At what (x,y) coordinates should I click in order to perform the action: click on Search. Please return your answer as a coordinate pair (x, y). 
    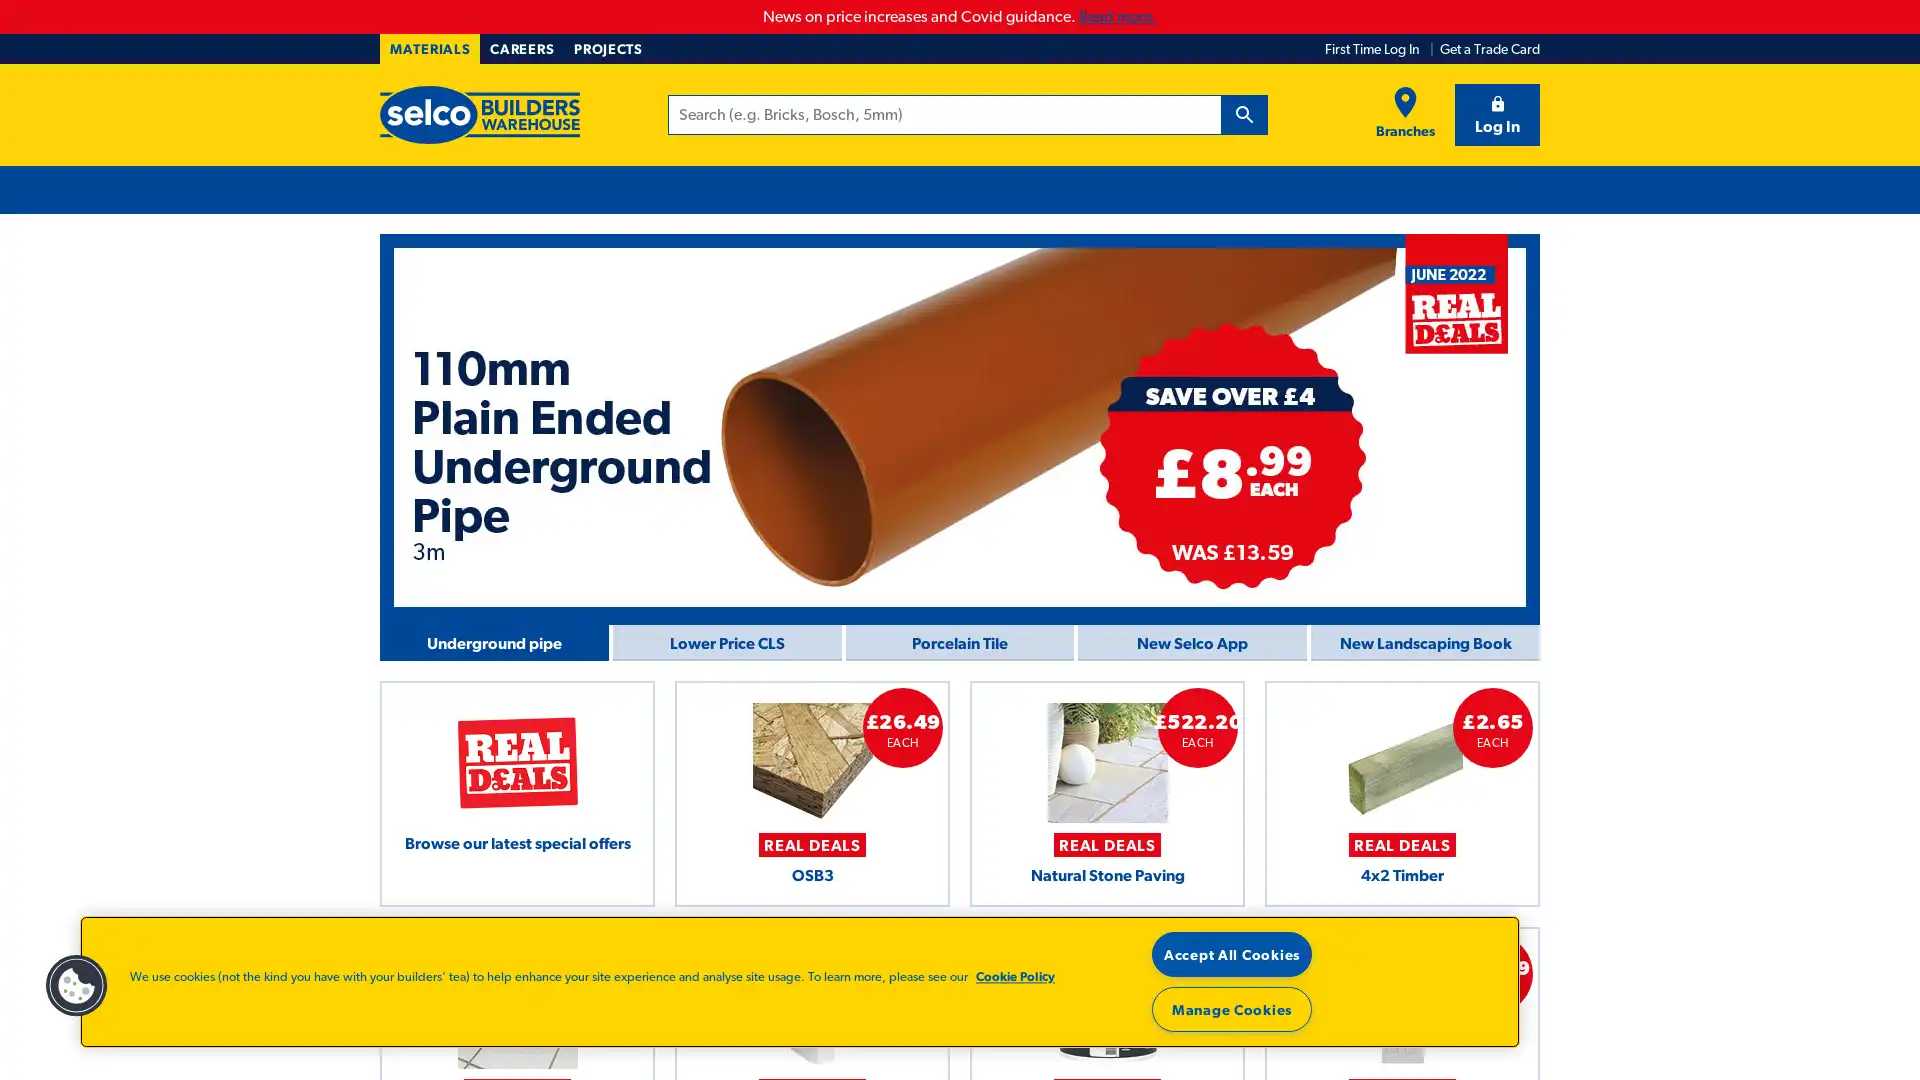
    Looking at the image, I should click on (1243, 114).